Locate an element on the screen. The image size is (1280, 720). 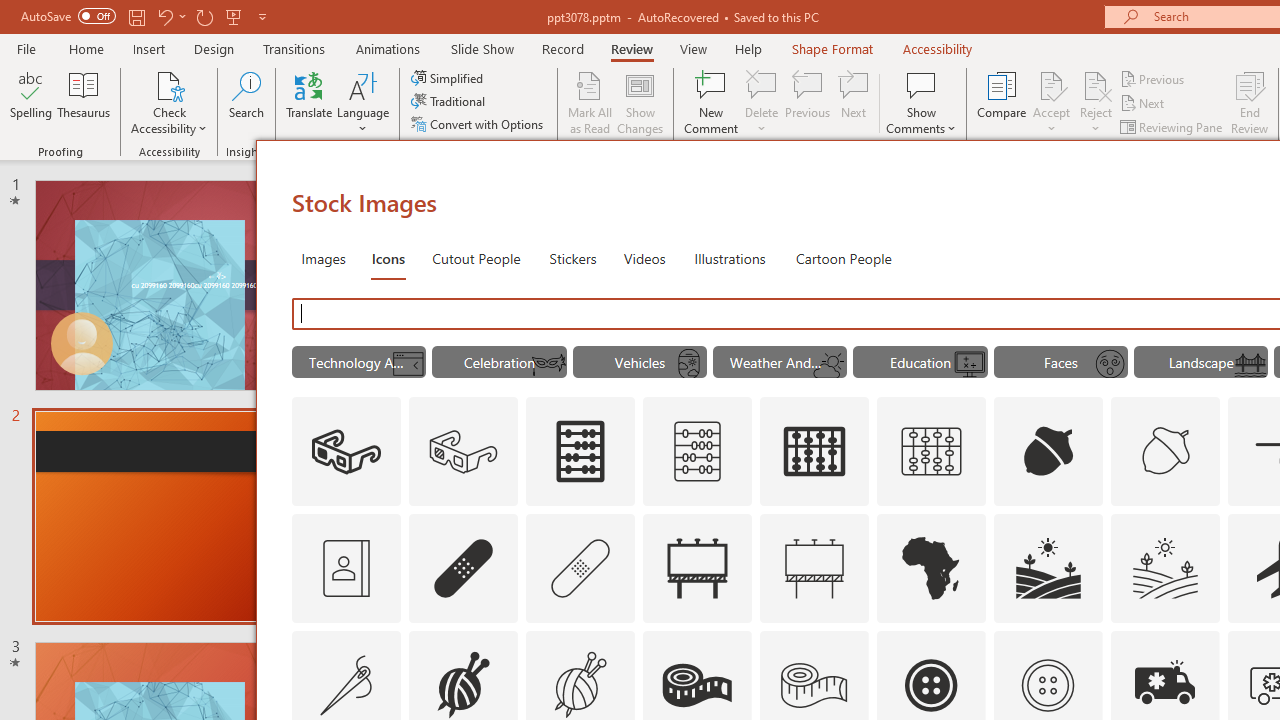
'"Vehicles" Icons.' is located at coordinates (640, 362).